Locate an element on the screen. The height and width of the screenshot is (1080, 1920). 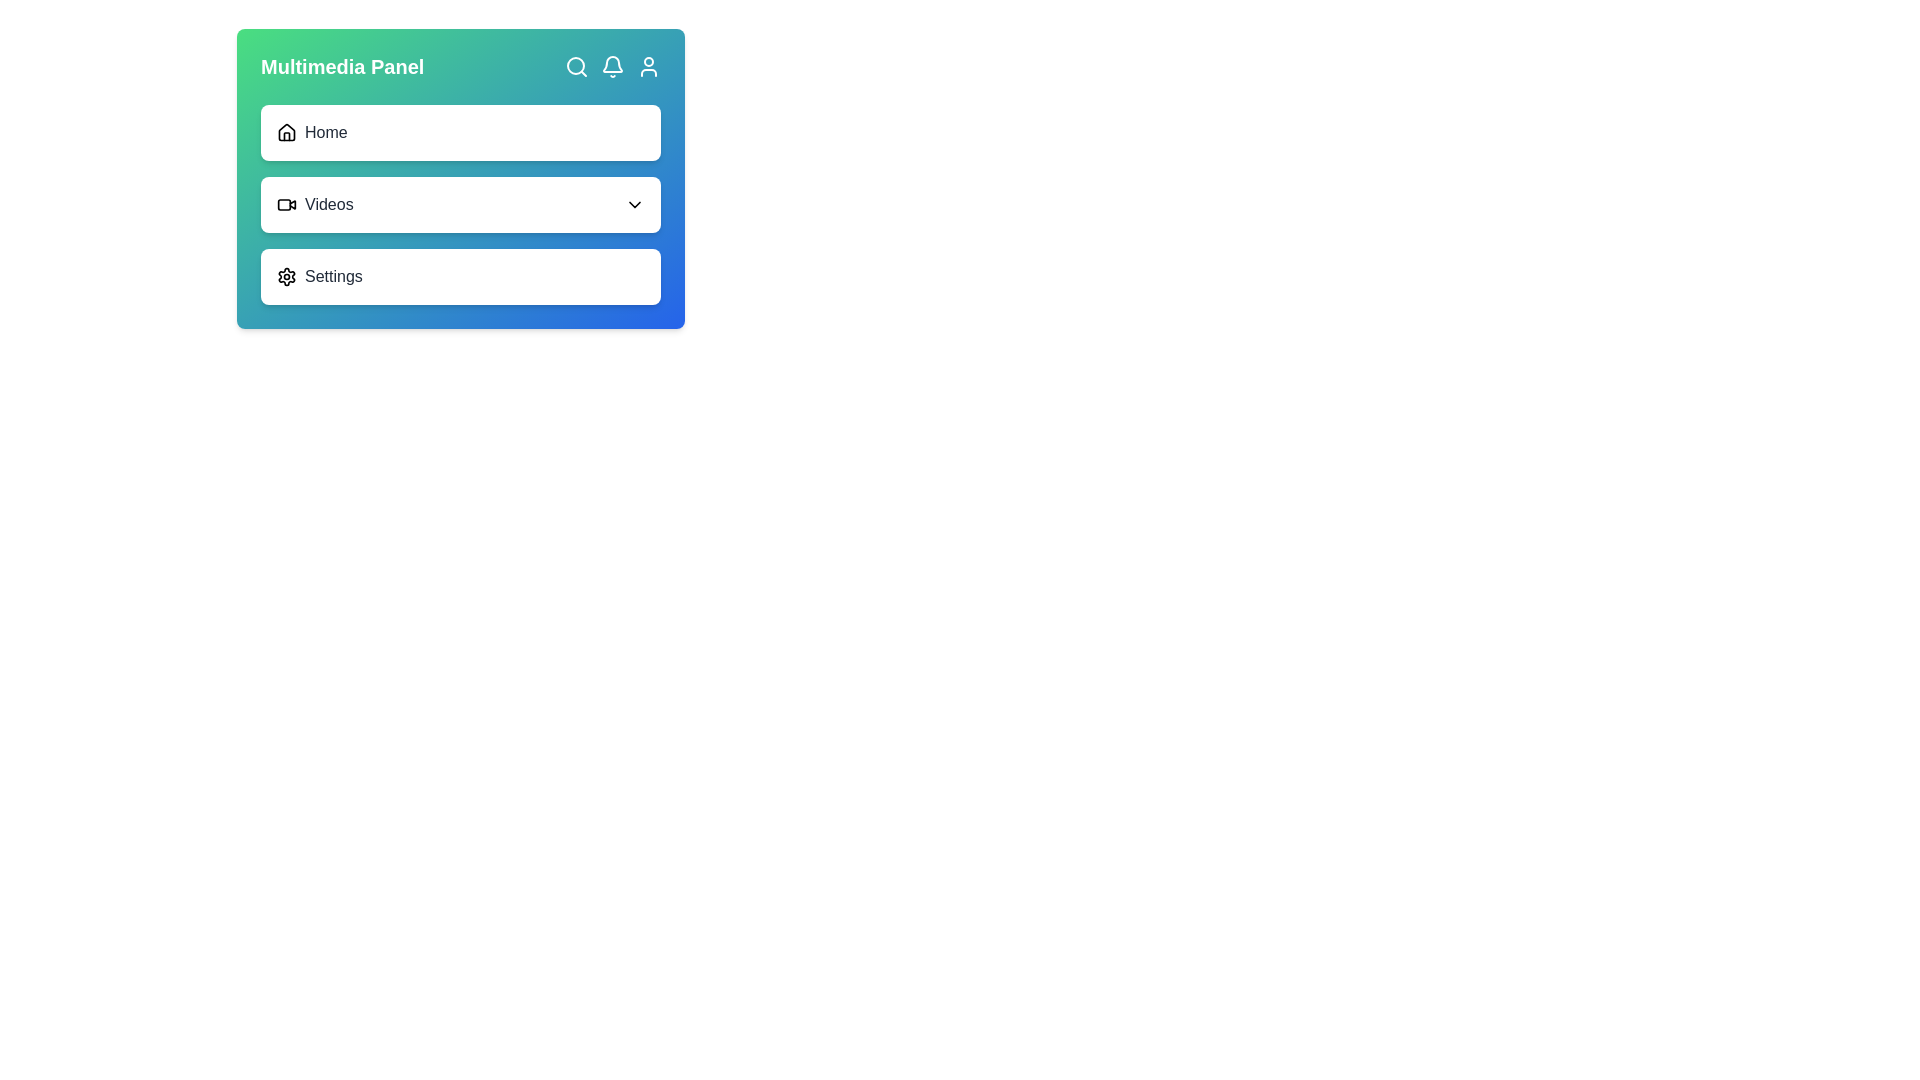
the 'Home' text label, which is styled in gray and located to the right of a house icon in the navigation panel is located at coordinates (326, 132).